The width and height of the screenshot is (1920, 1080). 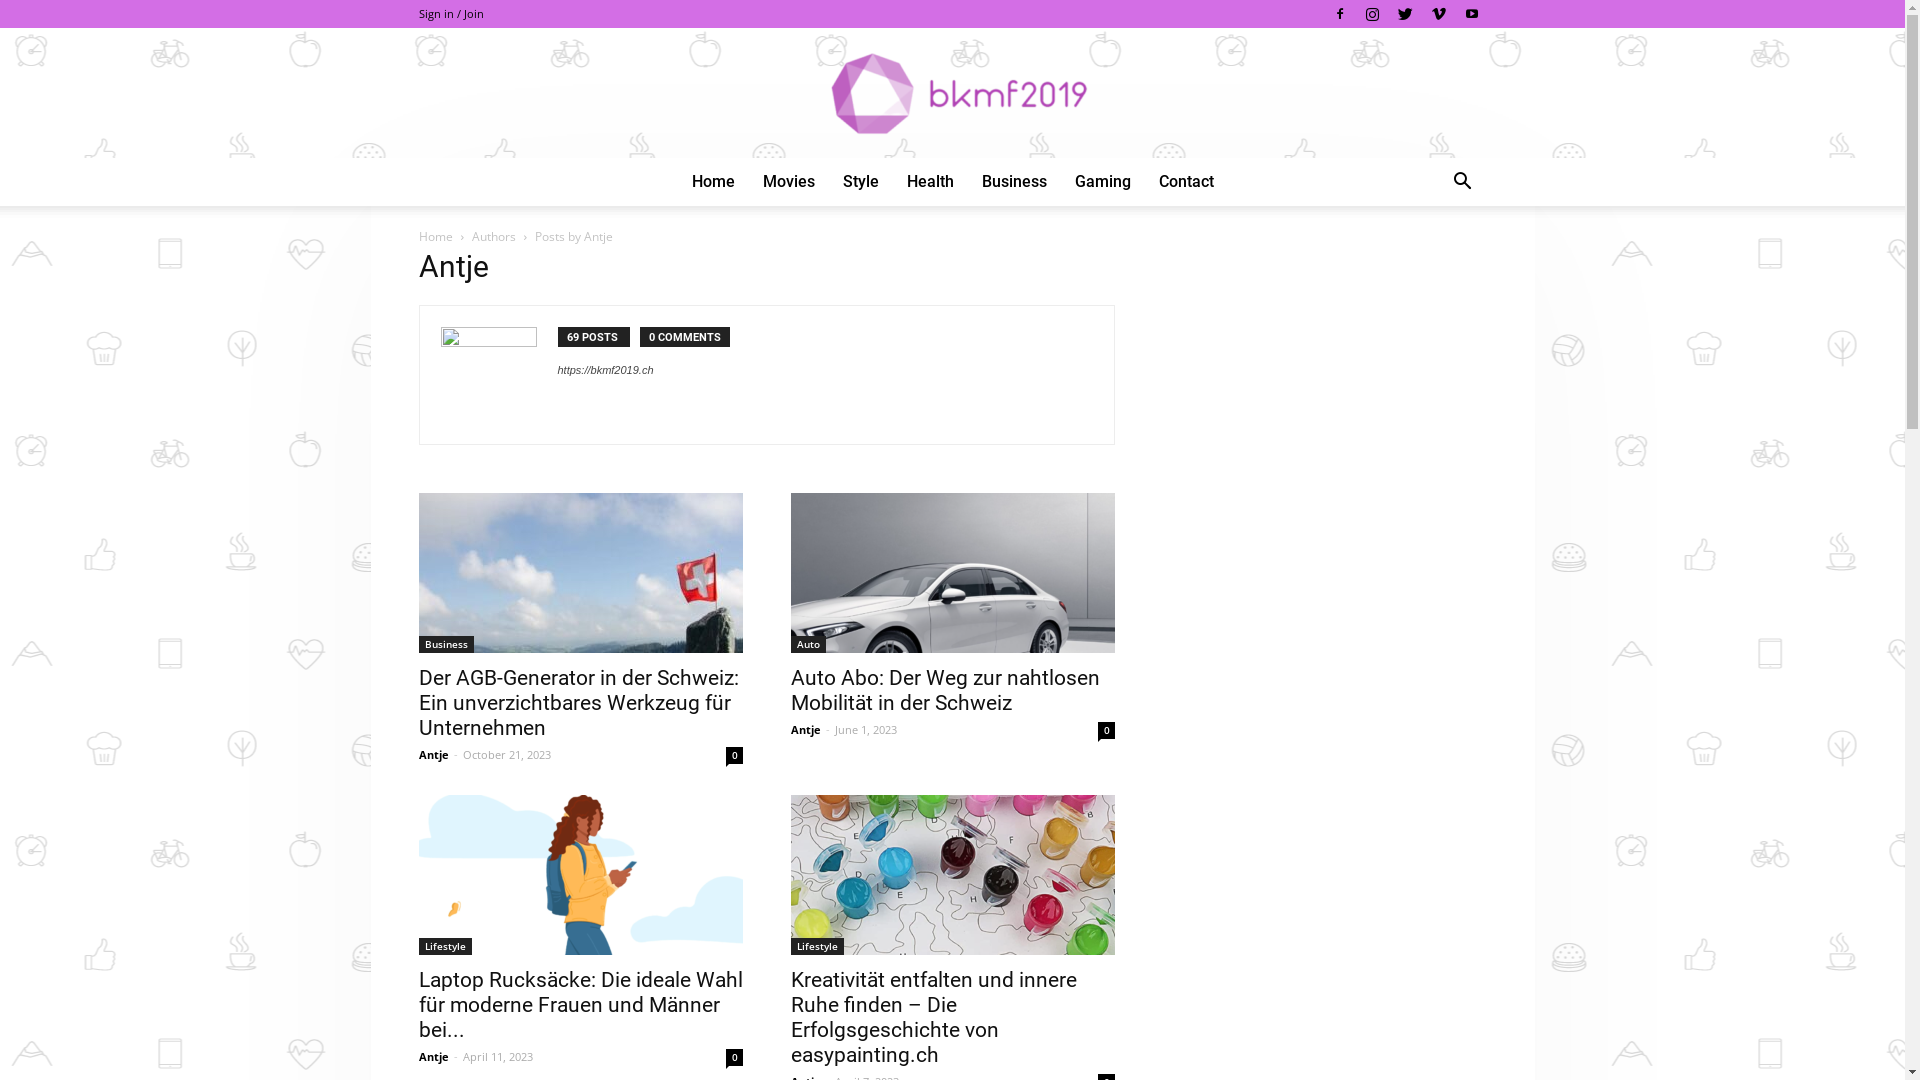 What do you see at coordinates (1404, 14) in the screenshot?
I see `'Twitter'` at bounding box center [1404, 14].